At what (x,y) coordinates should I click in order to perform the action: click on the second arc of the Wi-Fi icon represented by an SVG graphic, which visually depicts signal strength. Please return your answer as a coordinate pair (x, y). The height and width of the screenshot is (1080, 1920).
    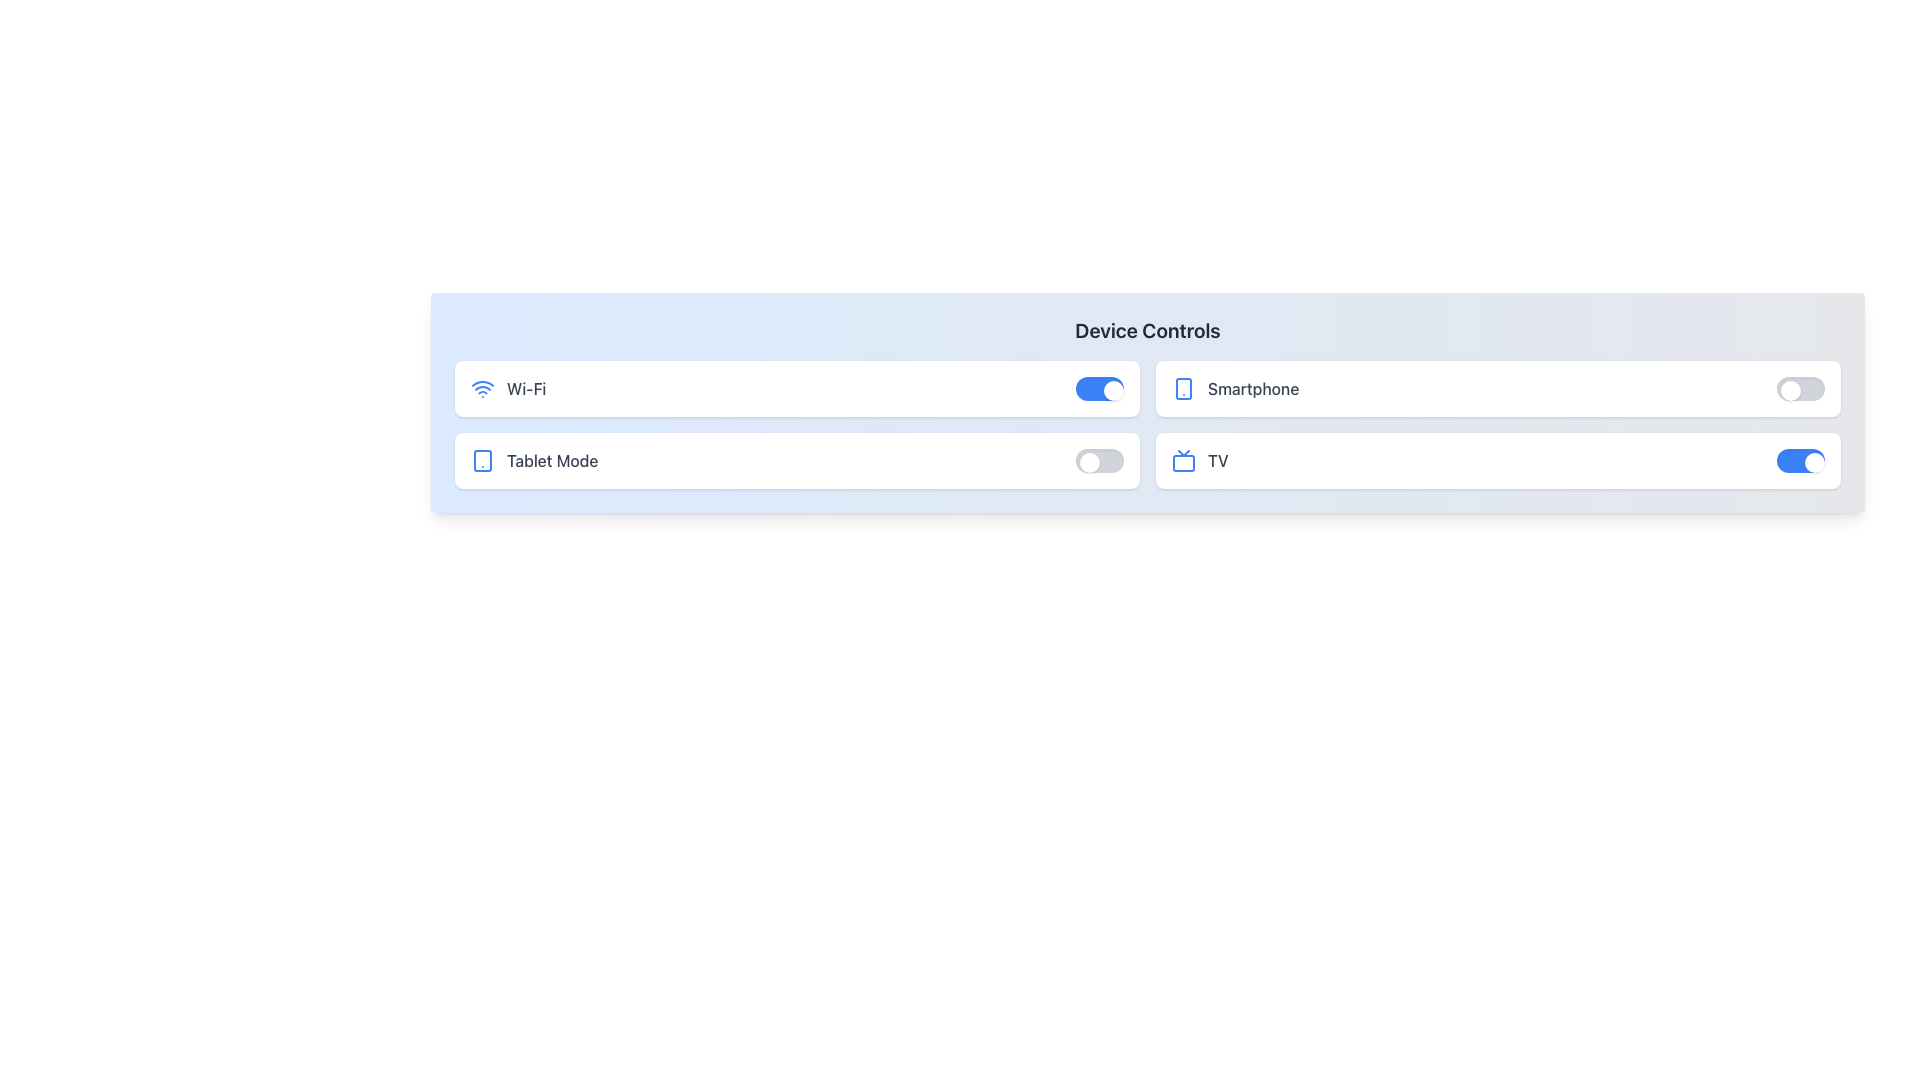
    Looking at the image, I should click on (483, 382).